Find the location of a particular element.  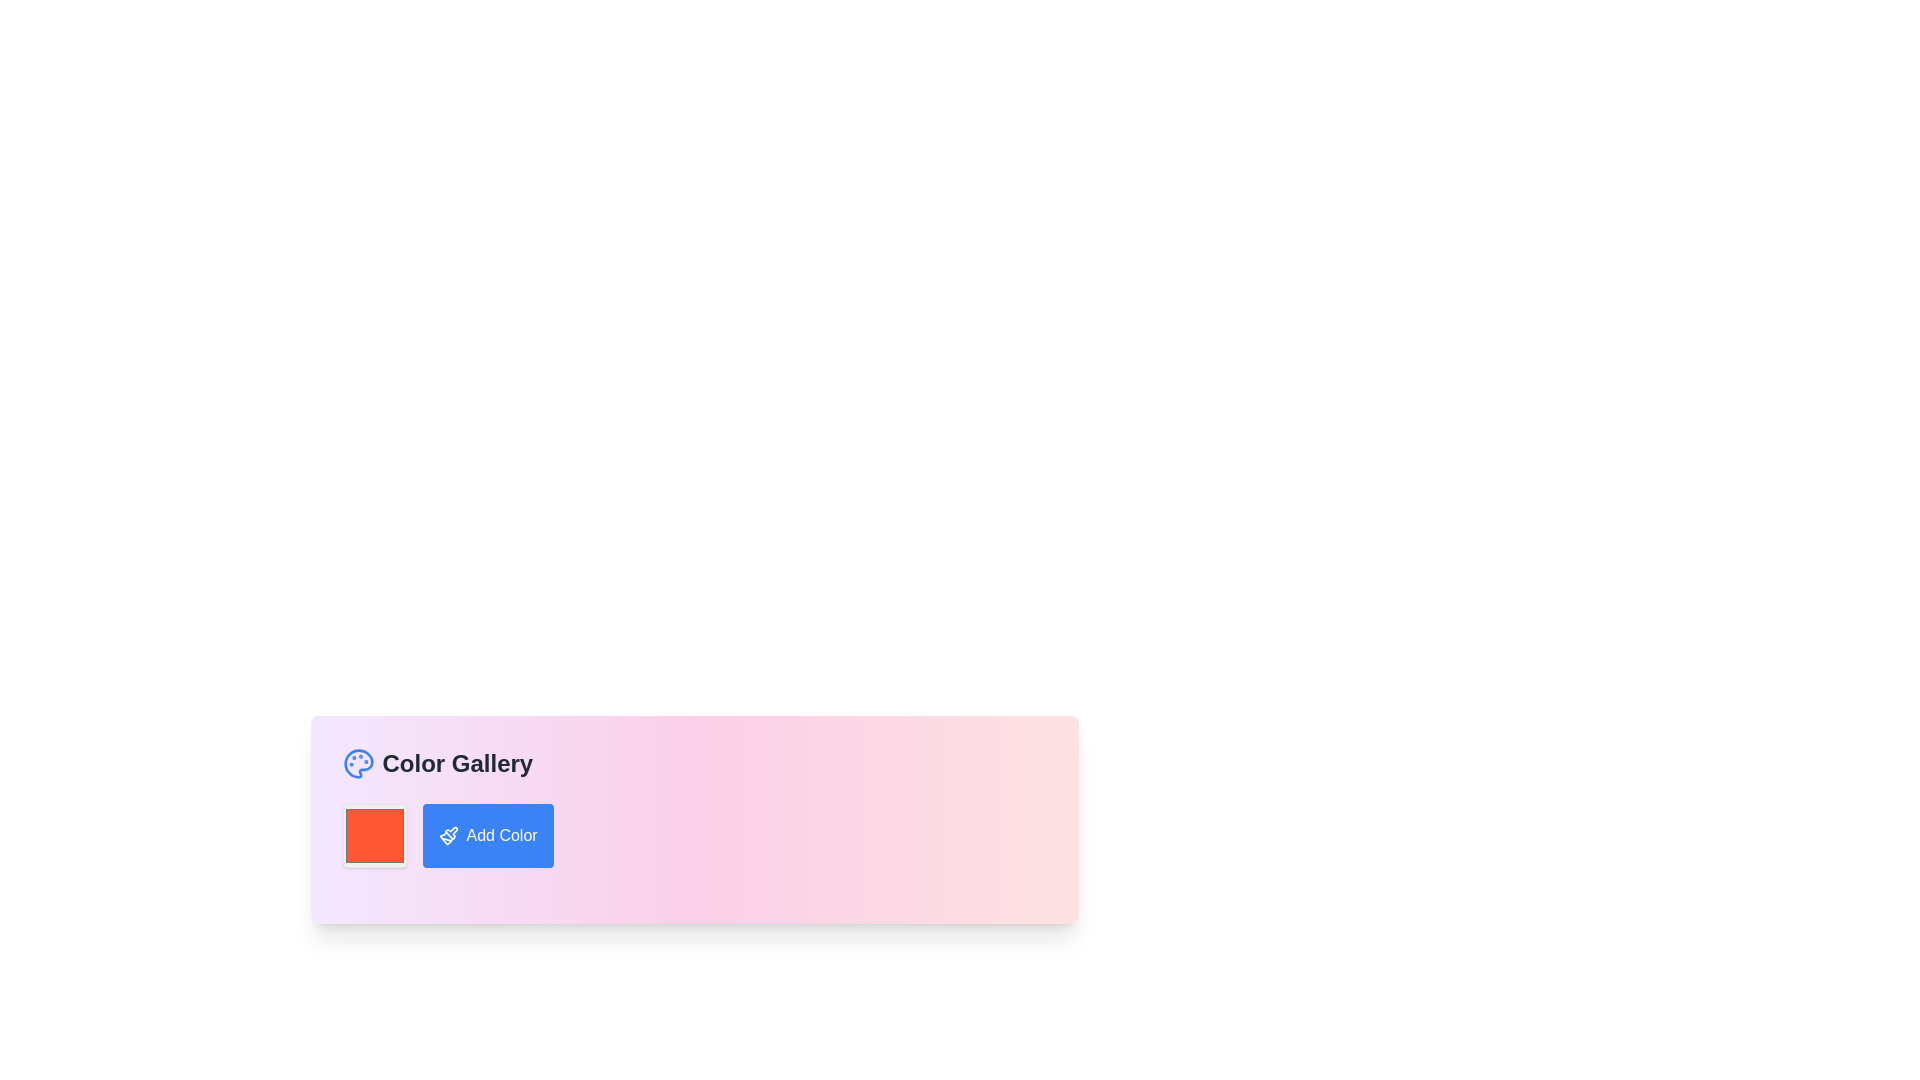

the Heading or Title element indicating the purpose of the interface related to color management or selection is located at coordinates (436, 763).